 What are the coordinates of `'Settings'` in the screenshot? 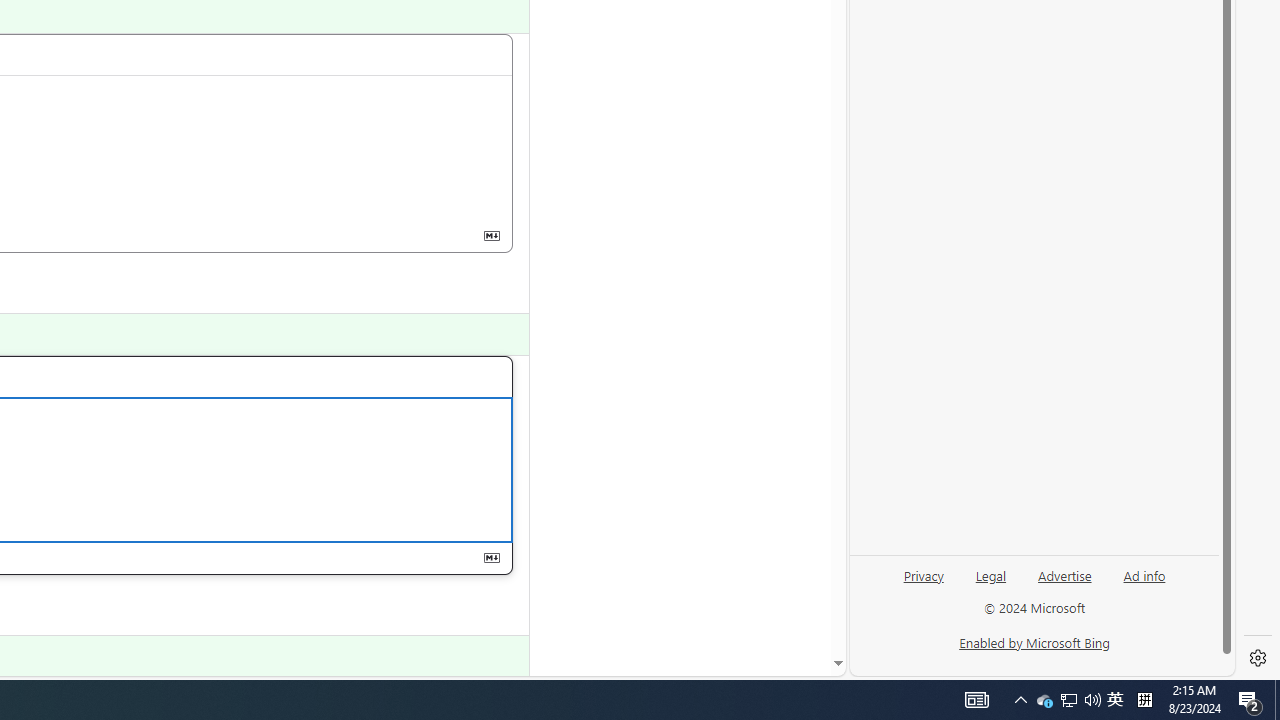 It's located at (1257, 658).